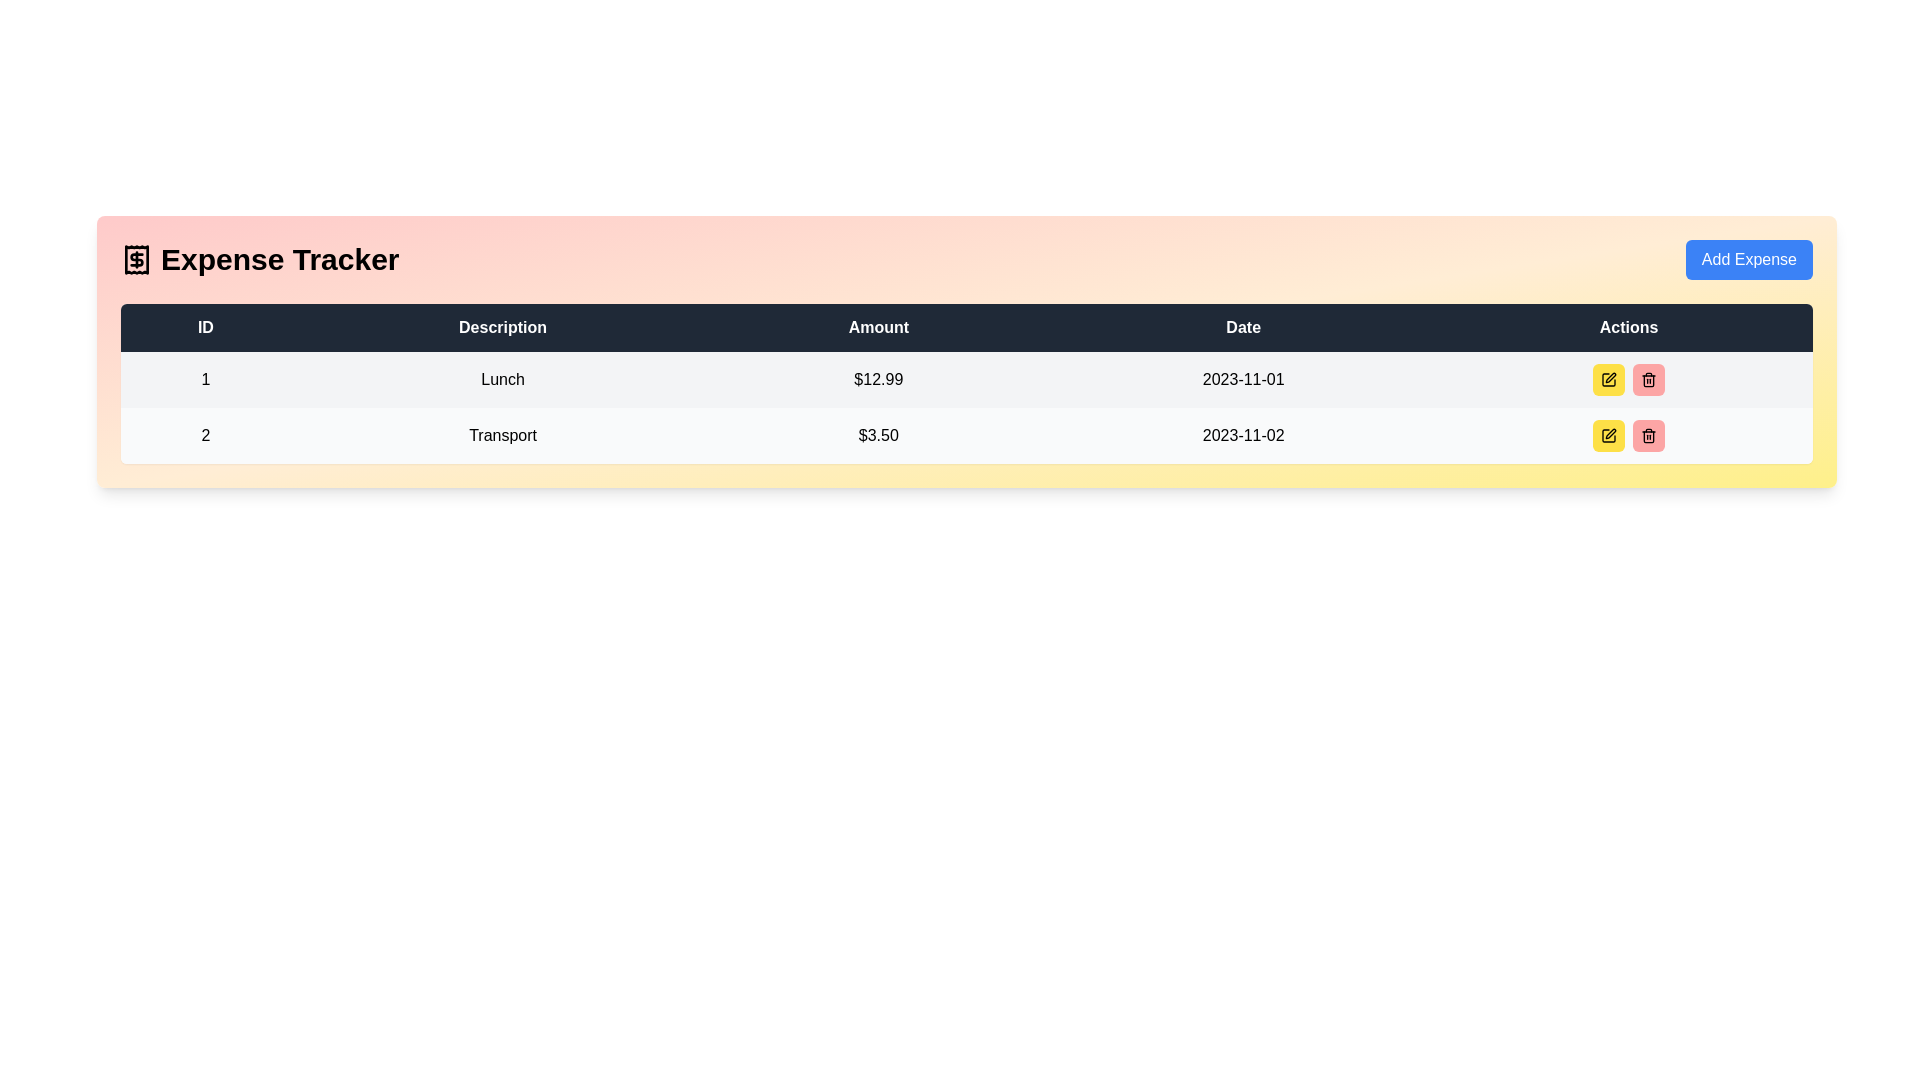 The height and width of the screenshot is (1080, 1920). What do you see at coordinates (1608, 434) in the screenshot?
I see `the pen icon within the button in the 'Actions' column of the second row` at bounding box center [1608, 434].